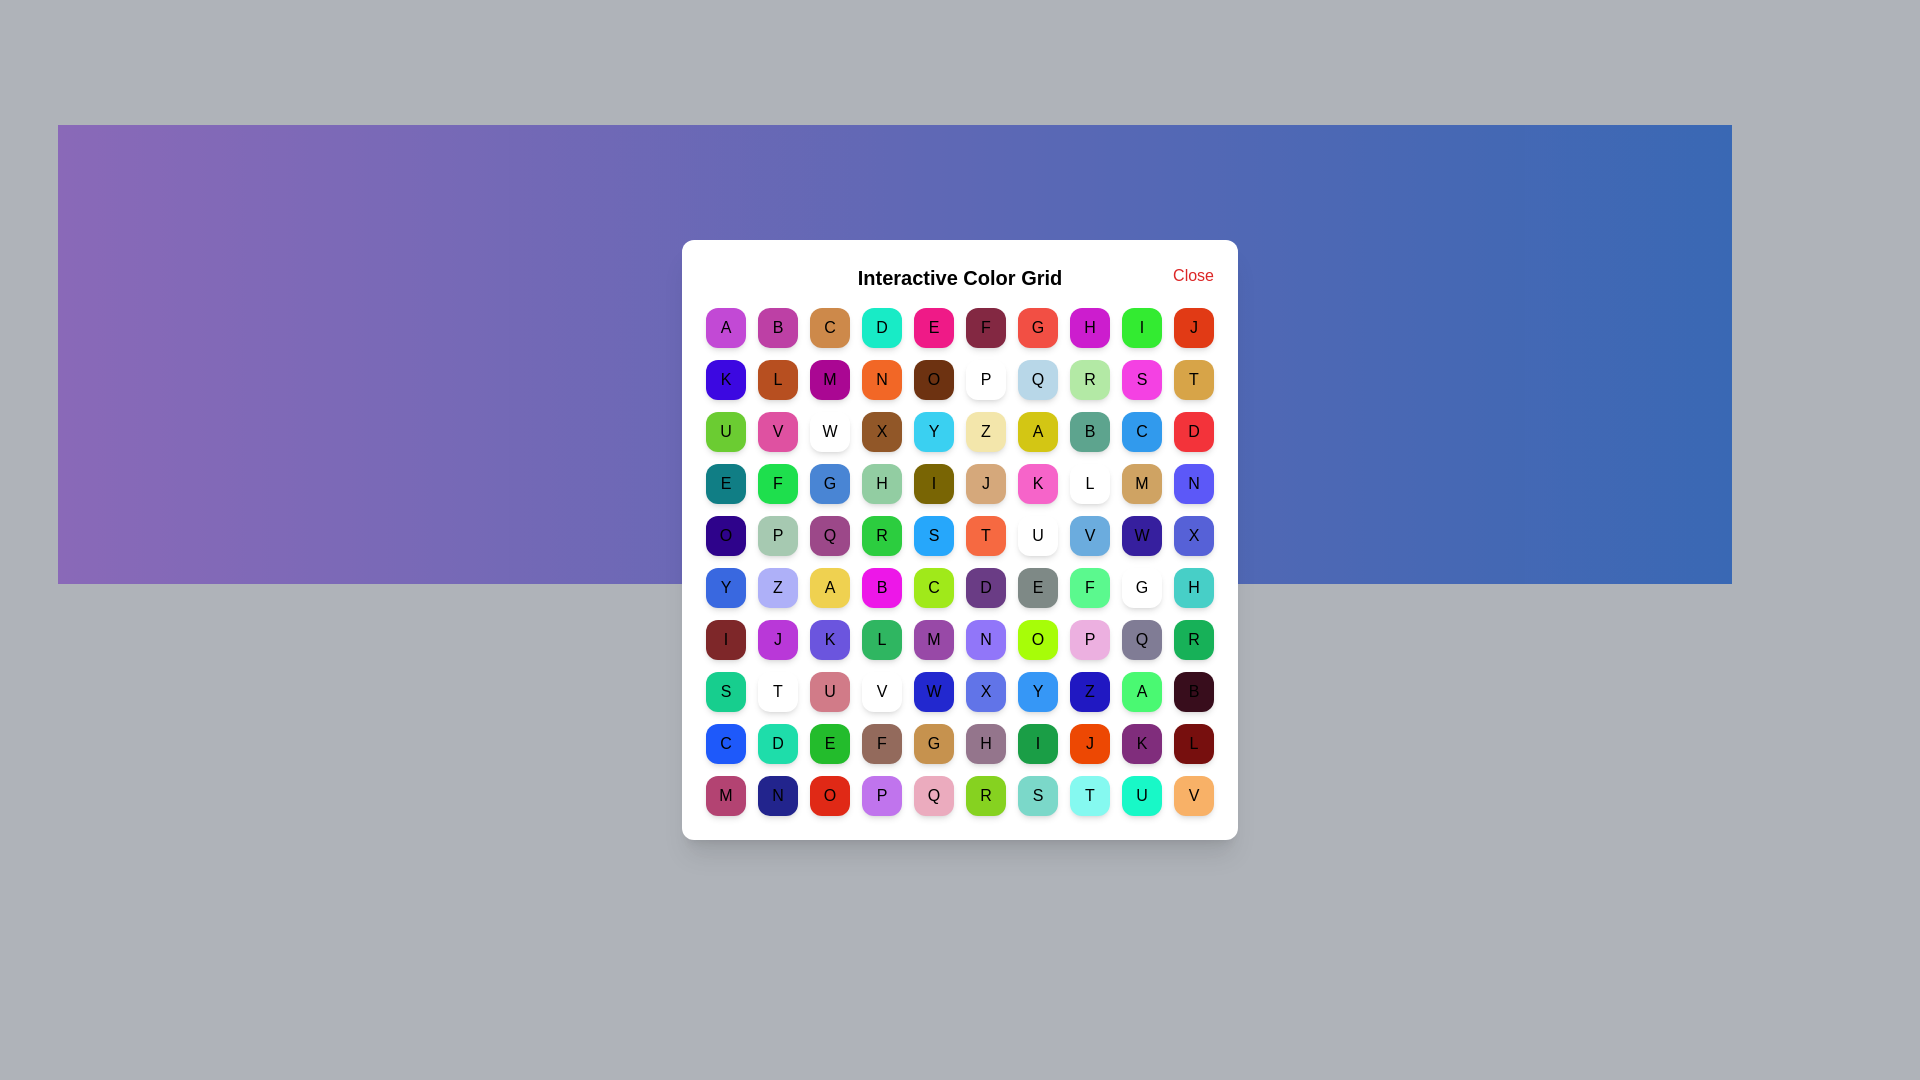  I want to click on the grid cell labeled M to view its color message, so click(830, 380).